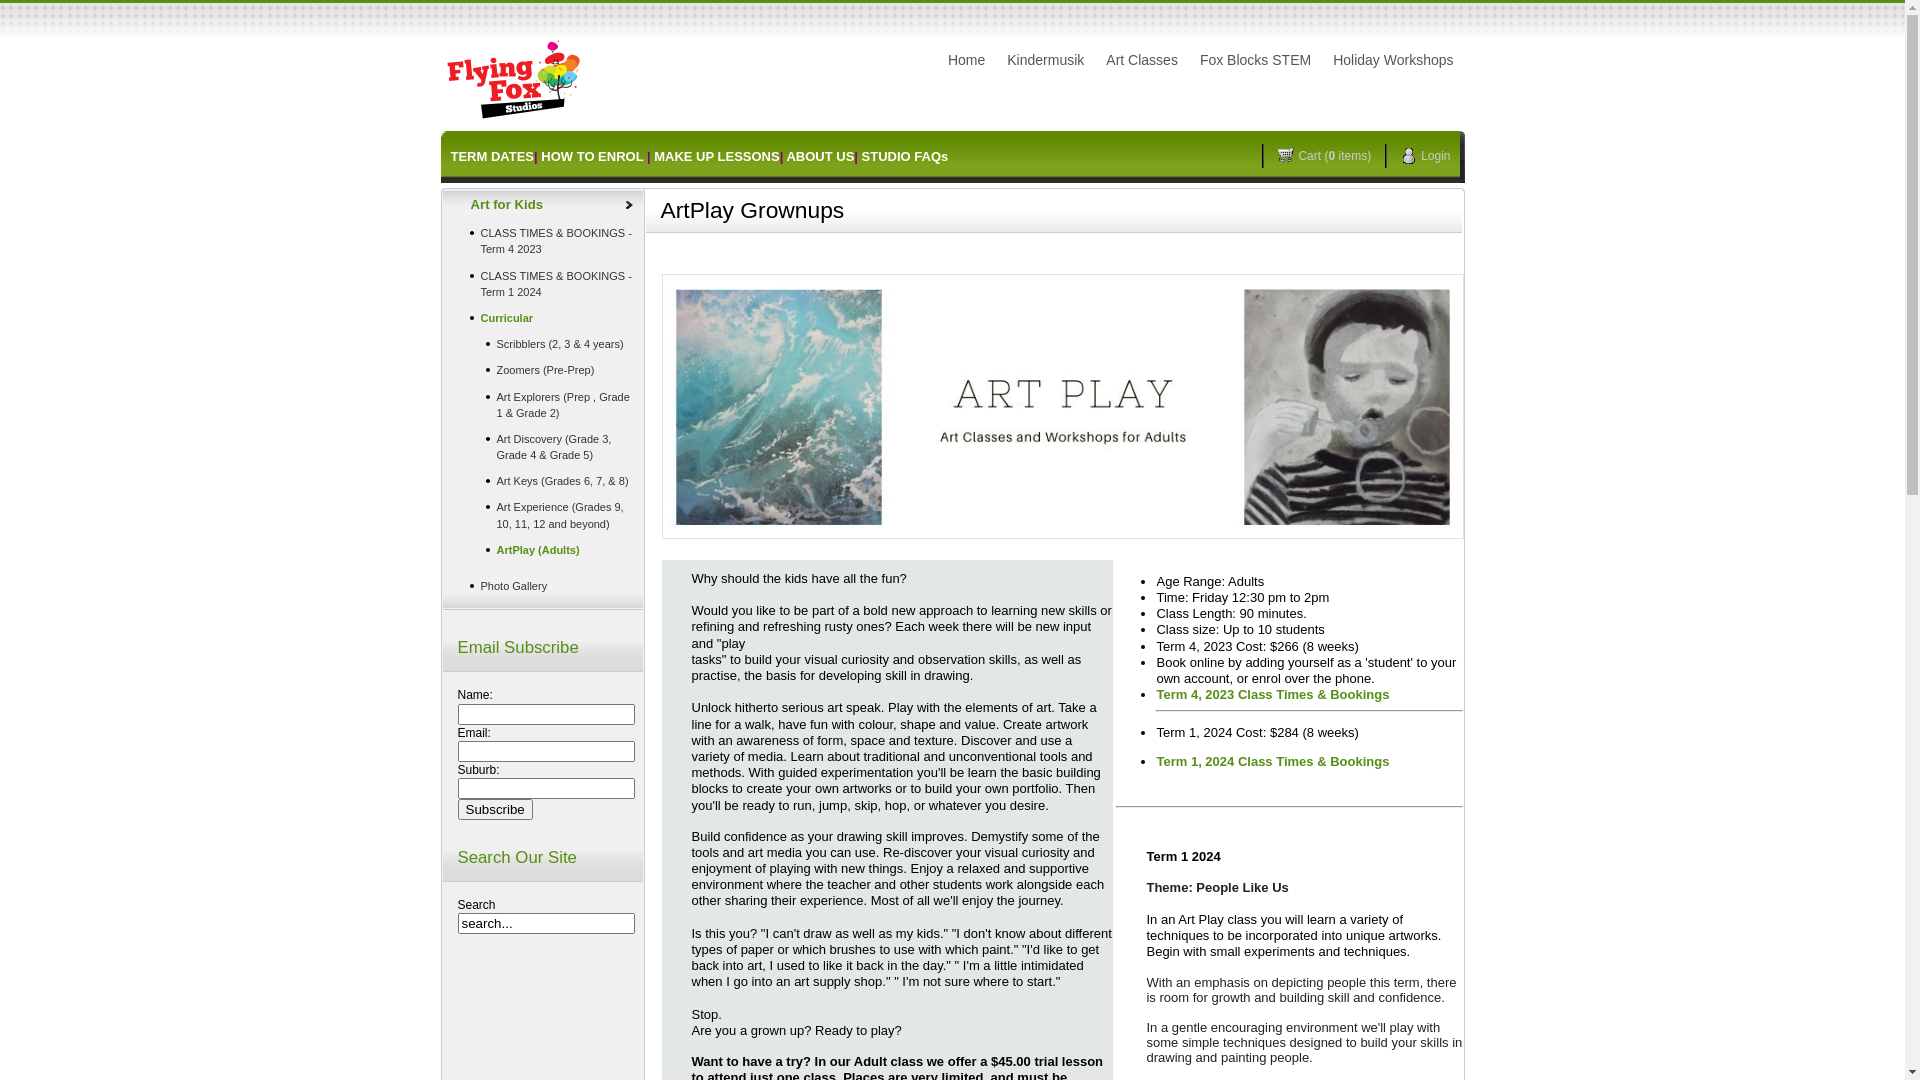 This screenshot has width=1920, height=1080. Describe the element at coordinates (1156, 698) in the screenshot. I see `'Term 4, 2023 Class Times & Bookings'` at that location.